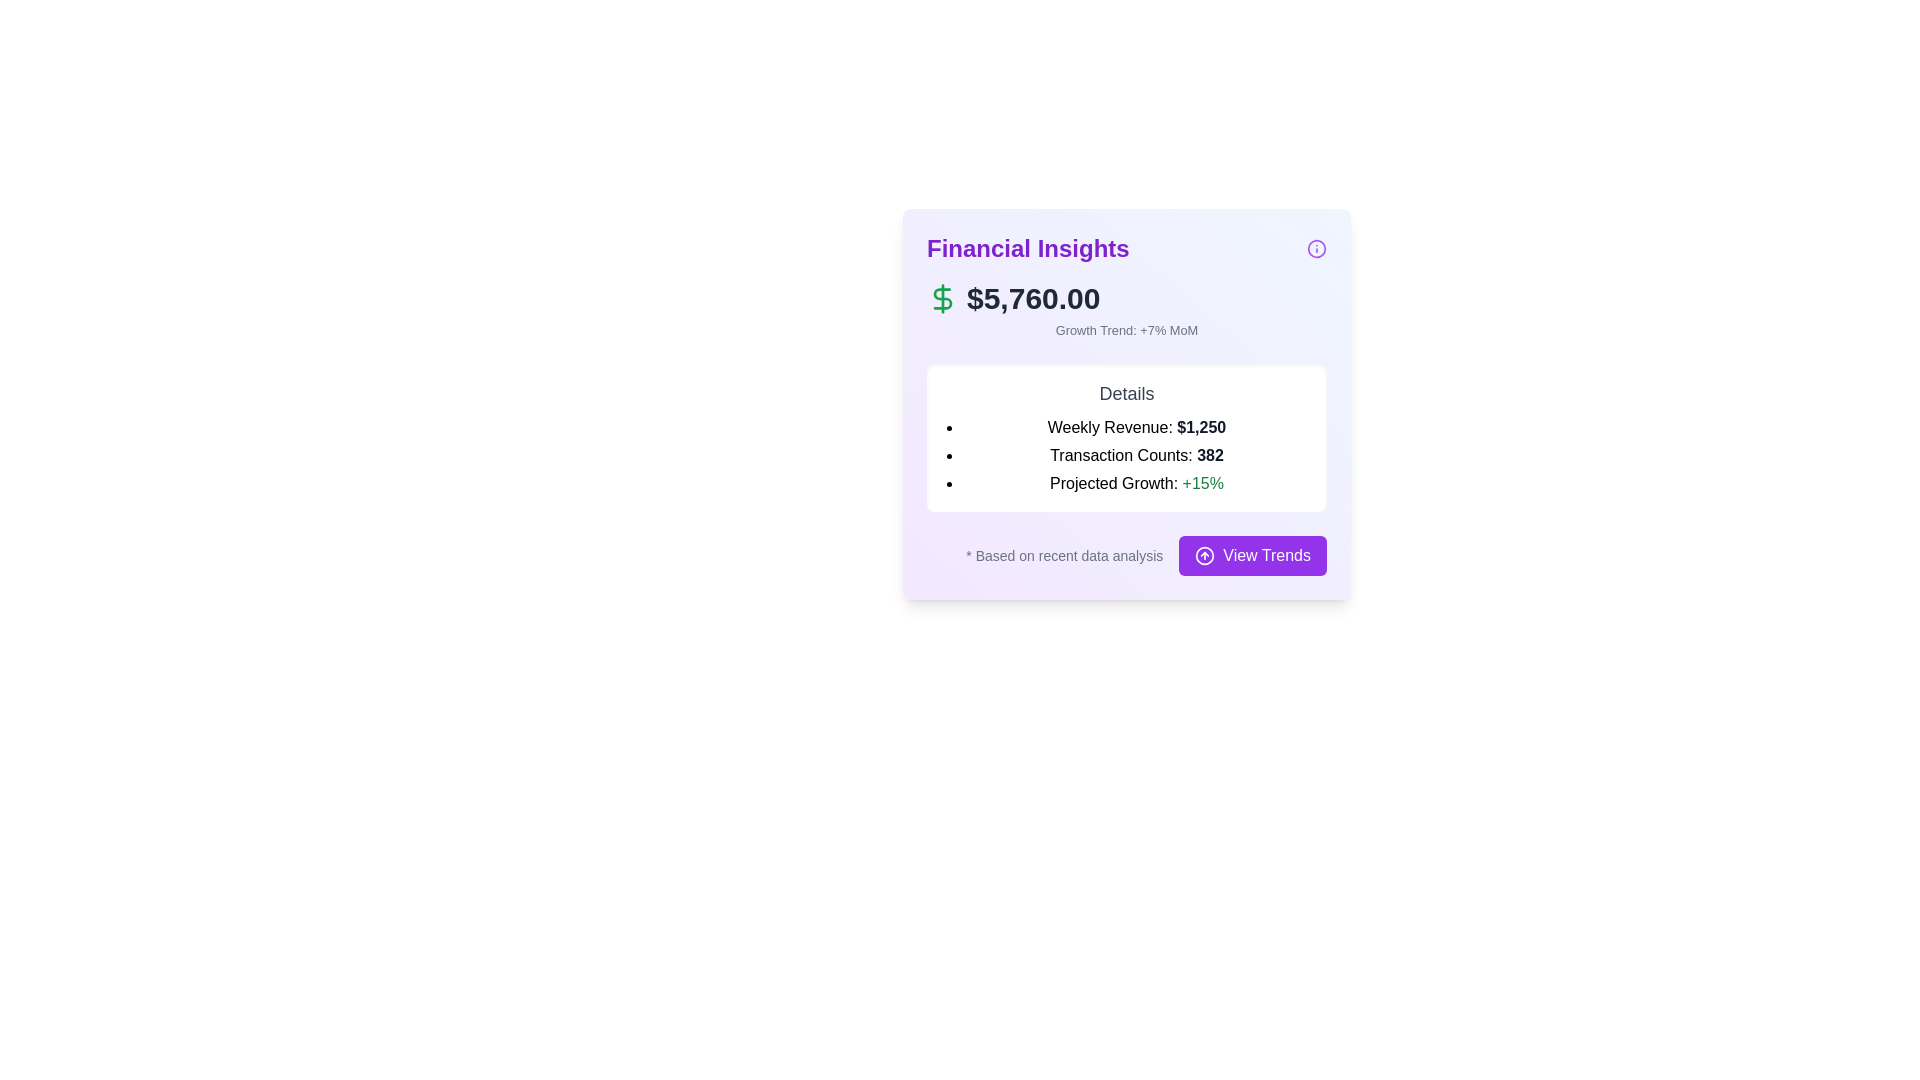 Image resolution: width=1920 pixels, height=1080 pixels. I want to click on the Text Label displaying a financial amount in the 'Financial Insights' section, located to the right of the green dollar sign icon and below the title, so click(1033, 299).